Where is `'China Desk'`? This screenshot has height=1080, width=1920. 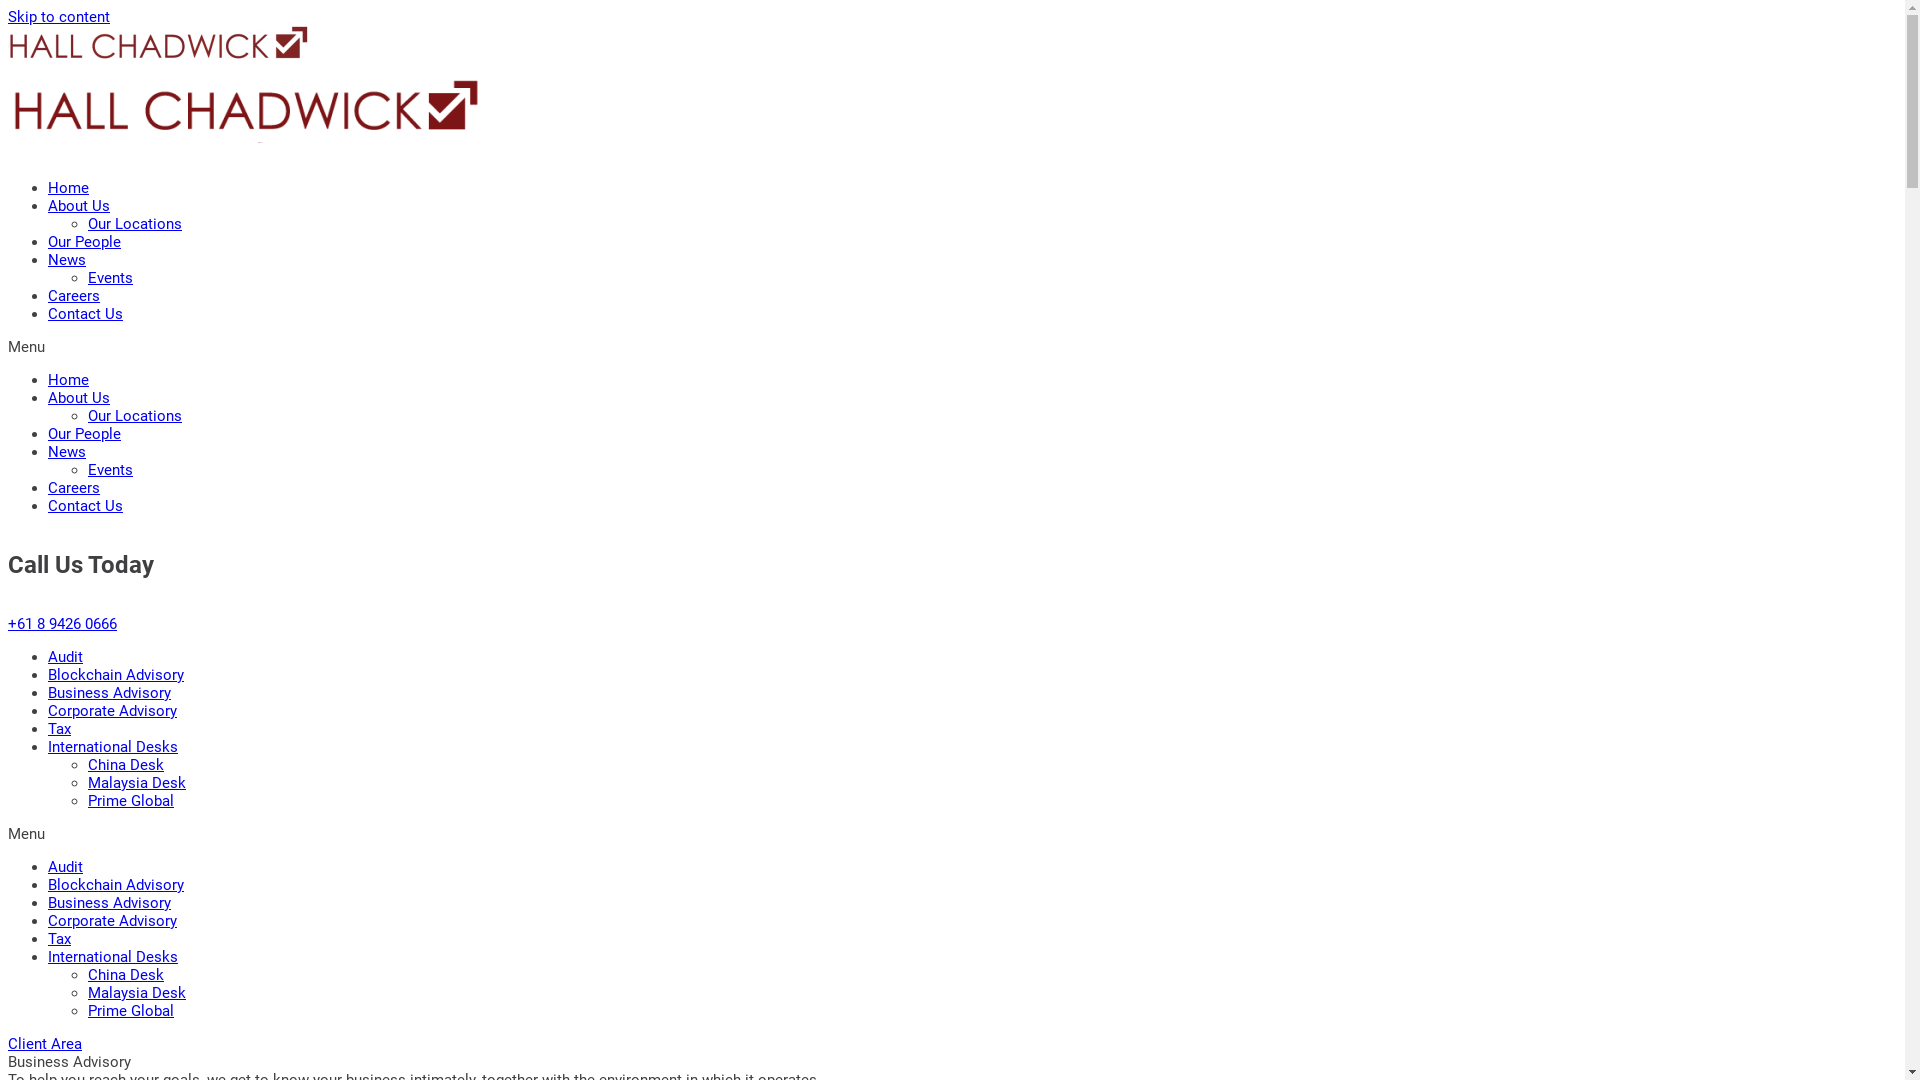
'China Desk' is located at coordinates (124, 974).